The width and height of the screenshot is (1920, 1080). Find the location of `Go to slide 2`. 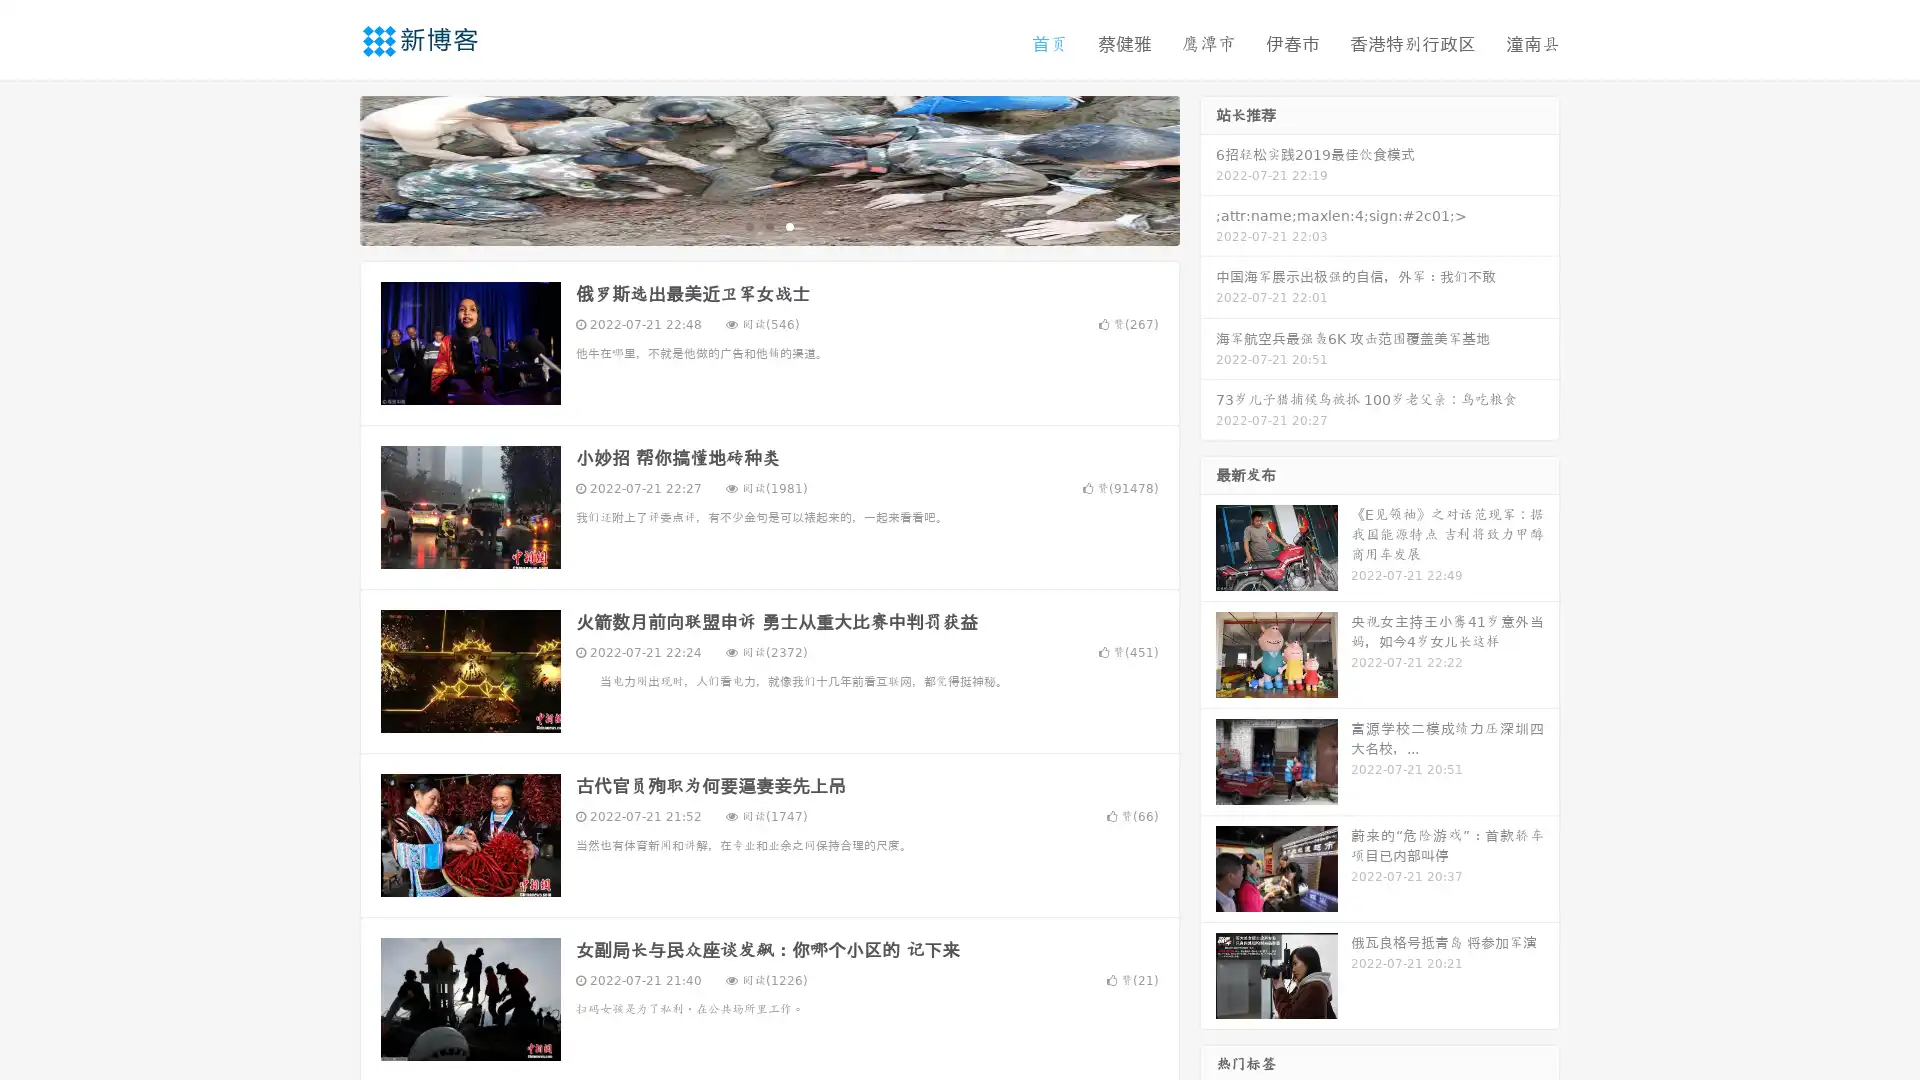

Go to slide 2 is located at coordinates (768, 225).